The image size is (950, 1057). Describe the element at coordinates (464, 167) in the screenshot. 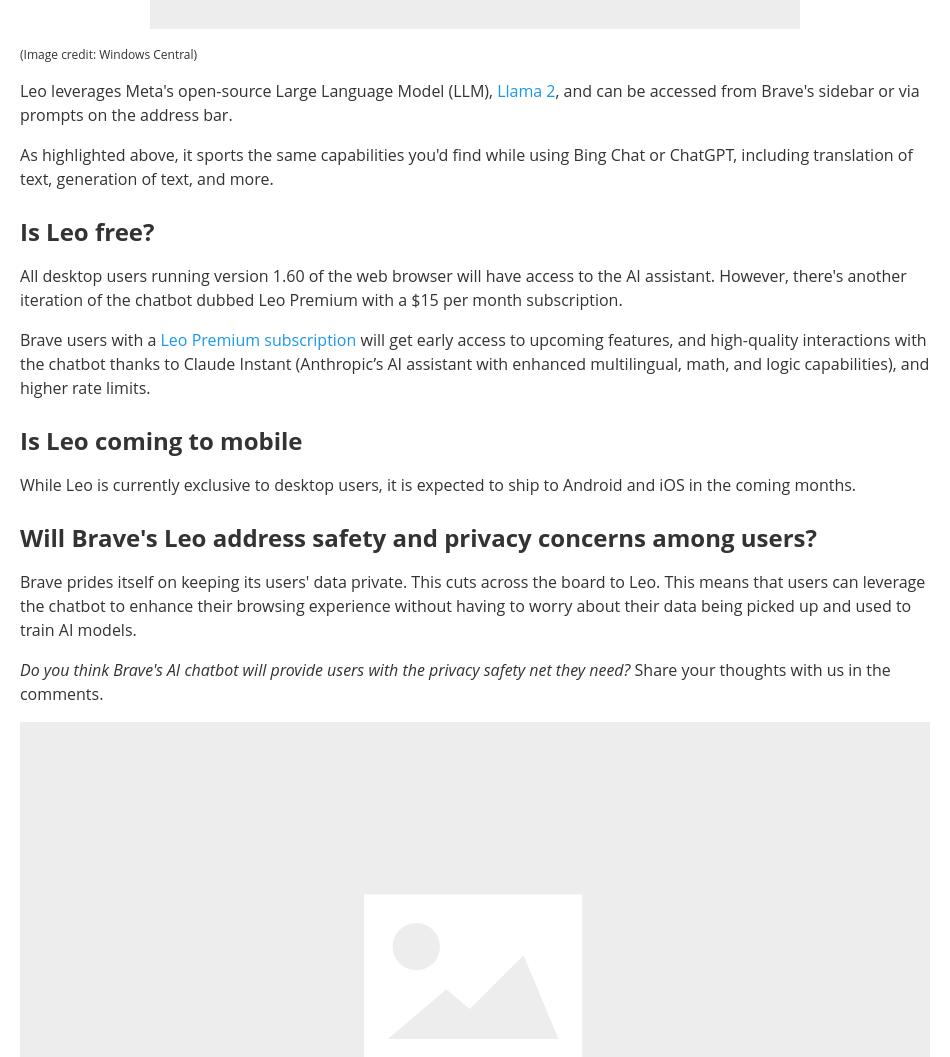

I see `'As highlighted above, it sports the same capabilities you'd find while using Bing Chat or ChatGPT, including translation of text, generation of text, and more.'` at that location.